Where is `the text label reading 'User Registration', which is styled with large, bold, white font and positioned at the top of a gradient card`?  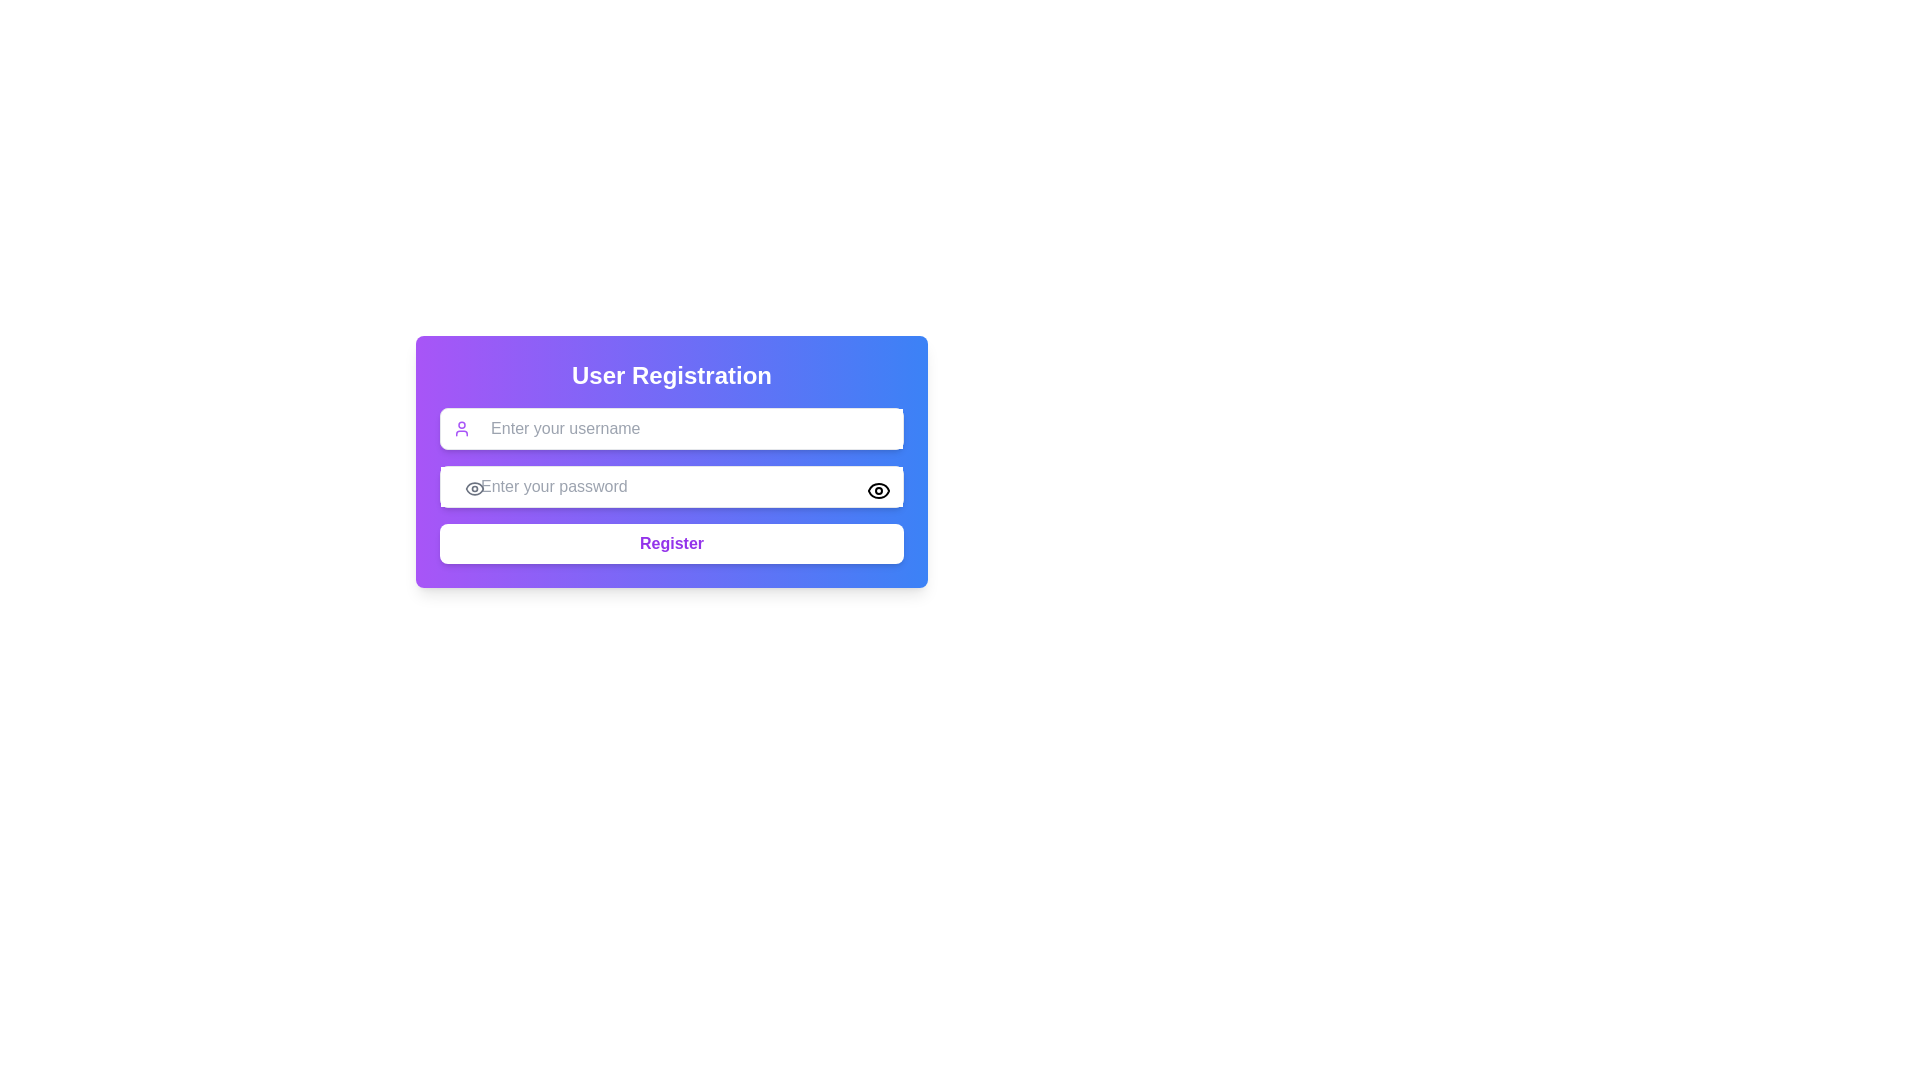
the text label reading 'User Registration', which is styled with large, bold, white font and positioned at the top of a gradient card is located at coordinates (672, 375).